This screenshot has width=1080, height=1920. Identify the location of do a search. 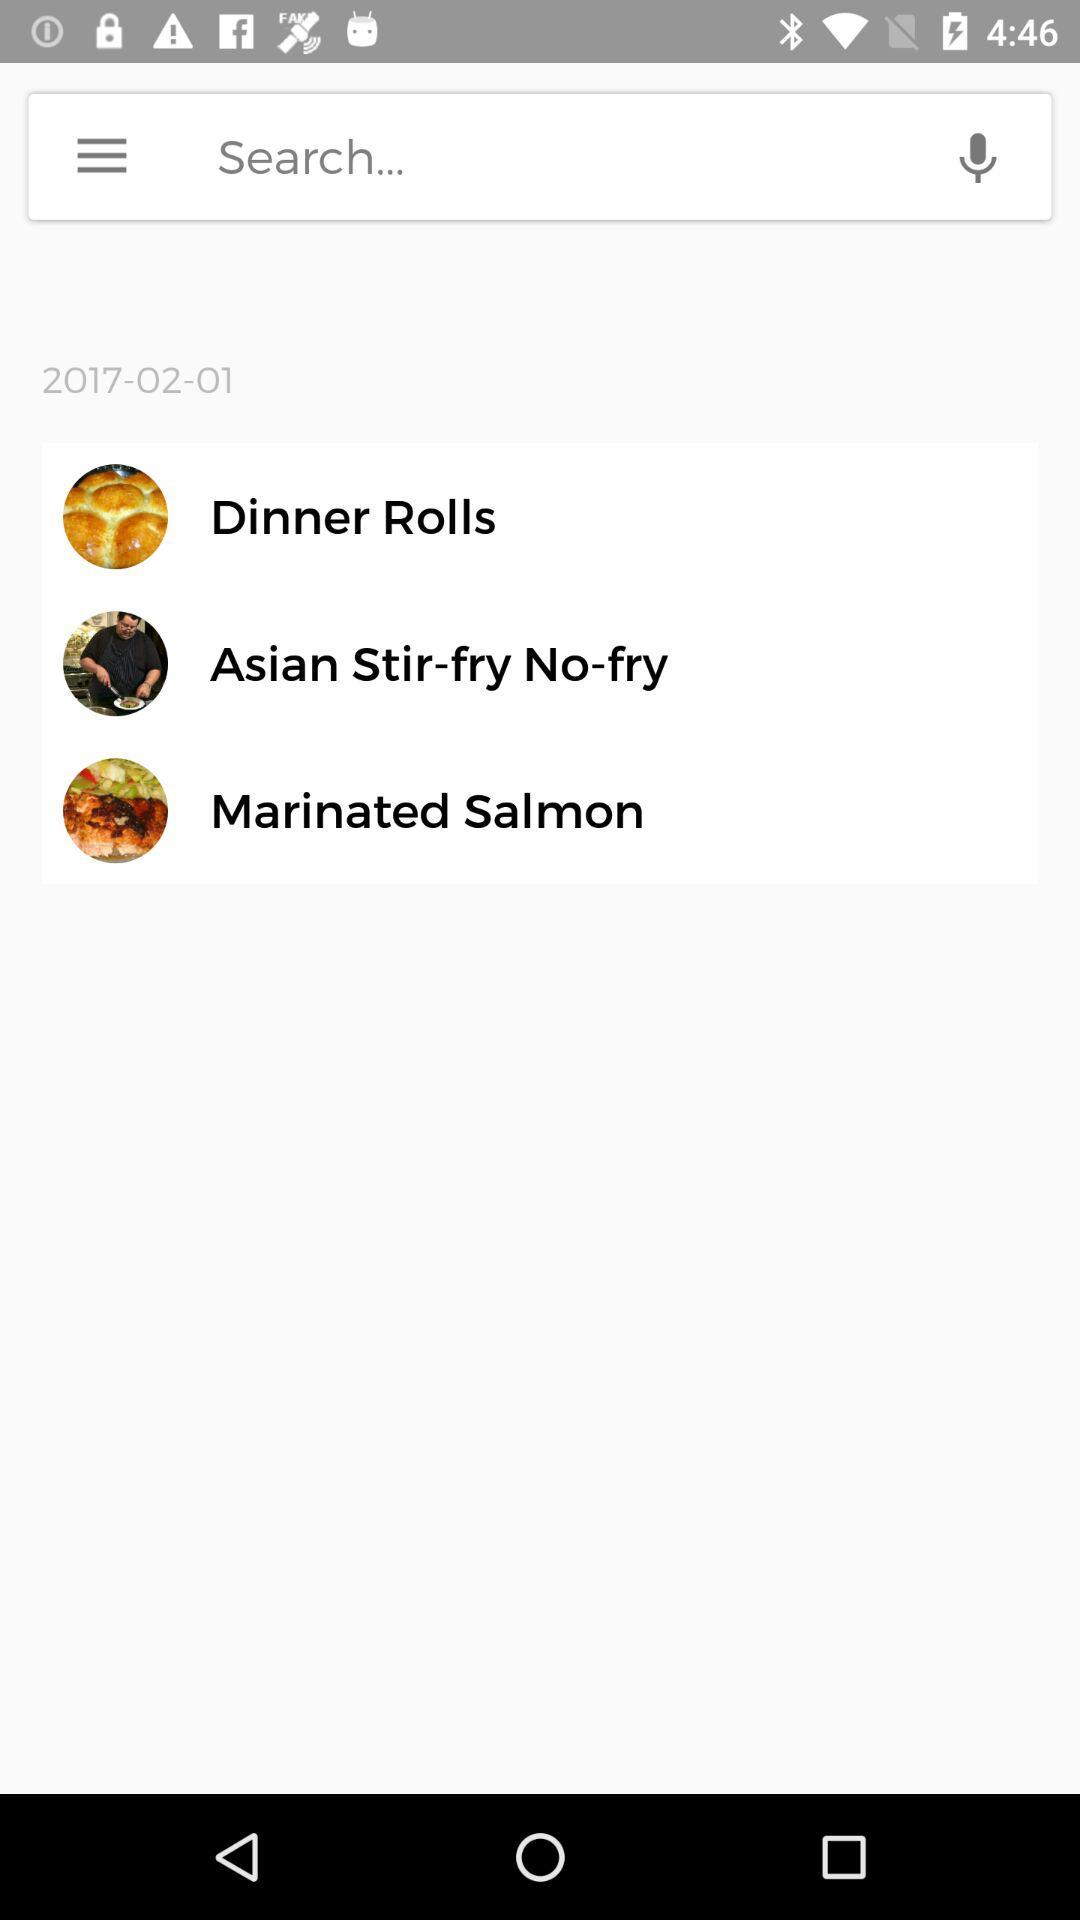
(634, 155).